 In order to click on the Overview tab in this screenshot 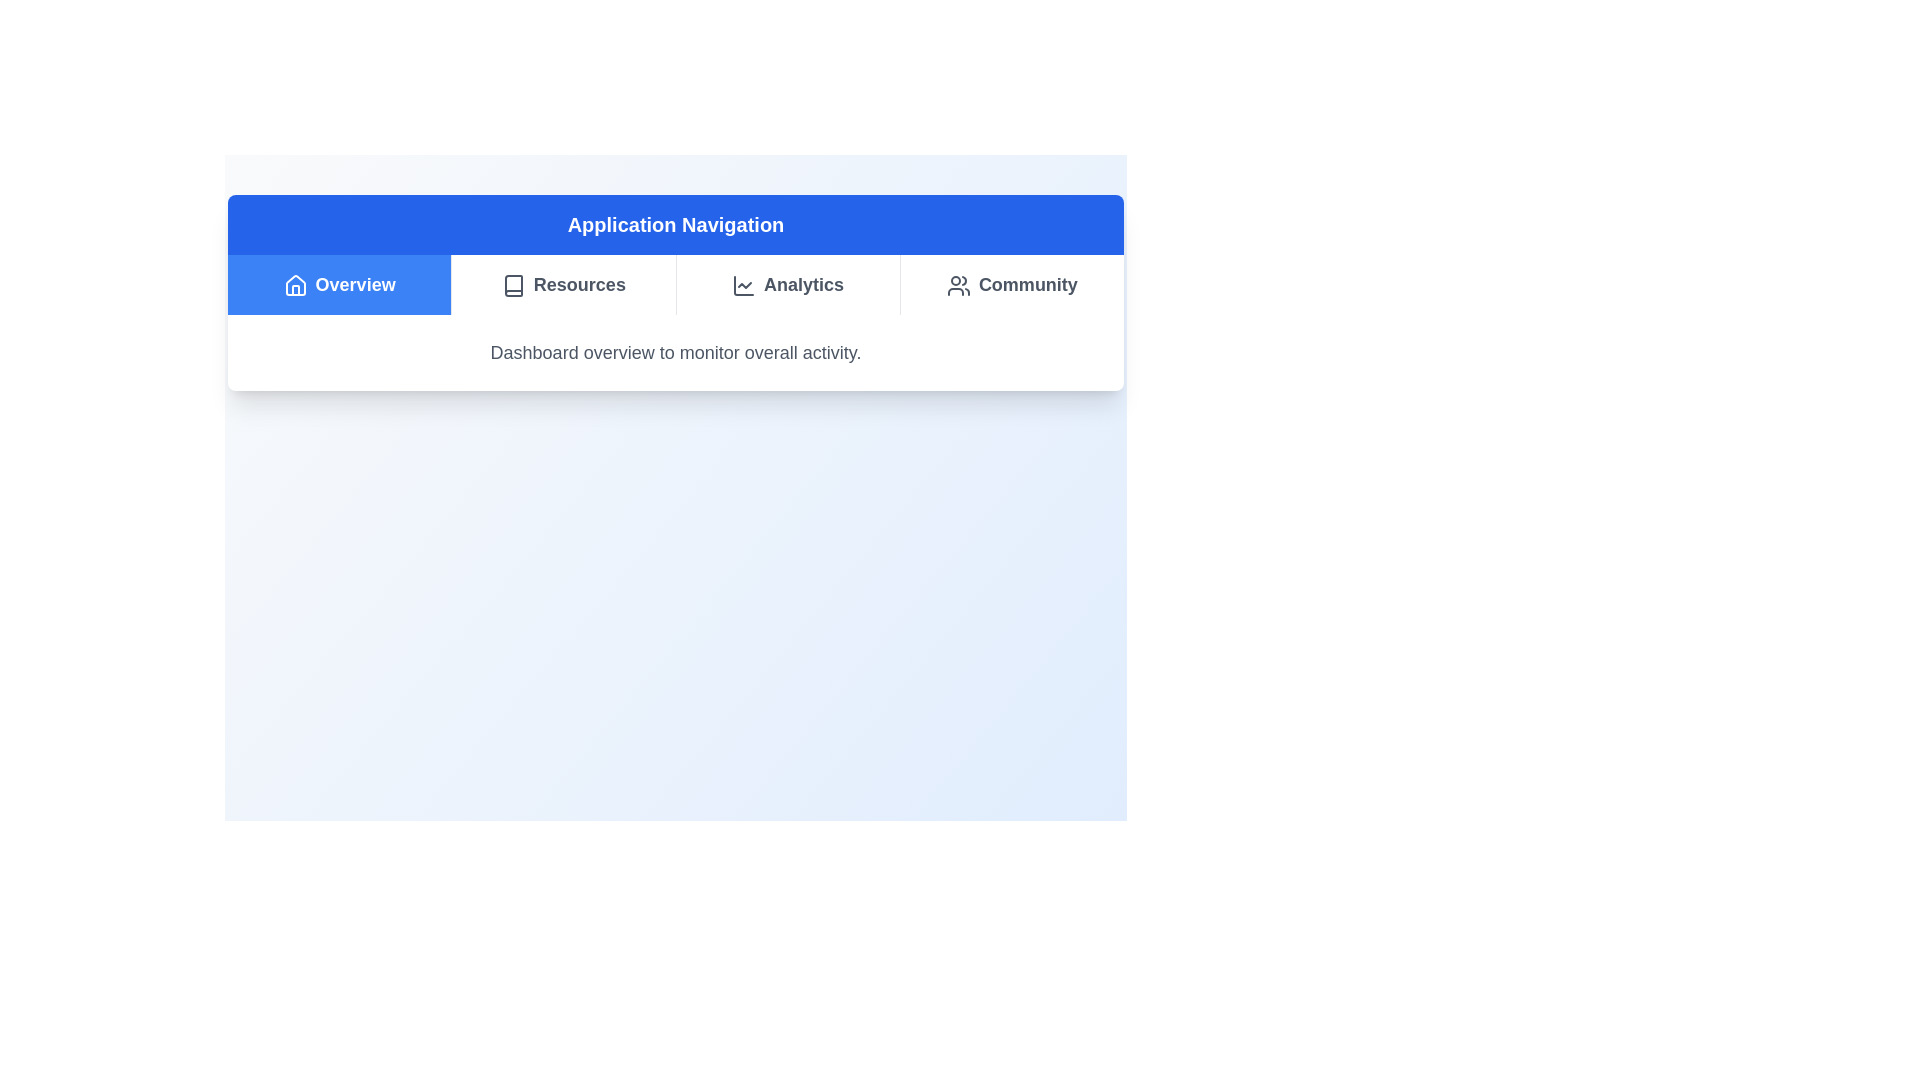, I will do `click(339, 285)`.